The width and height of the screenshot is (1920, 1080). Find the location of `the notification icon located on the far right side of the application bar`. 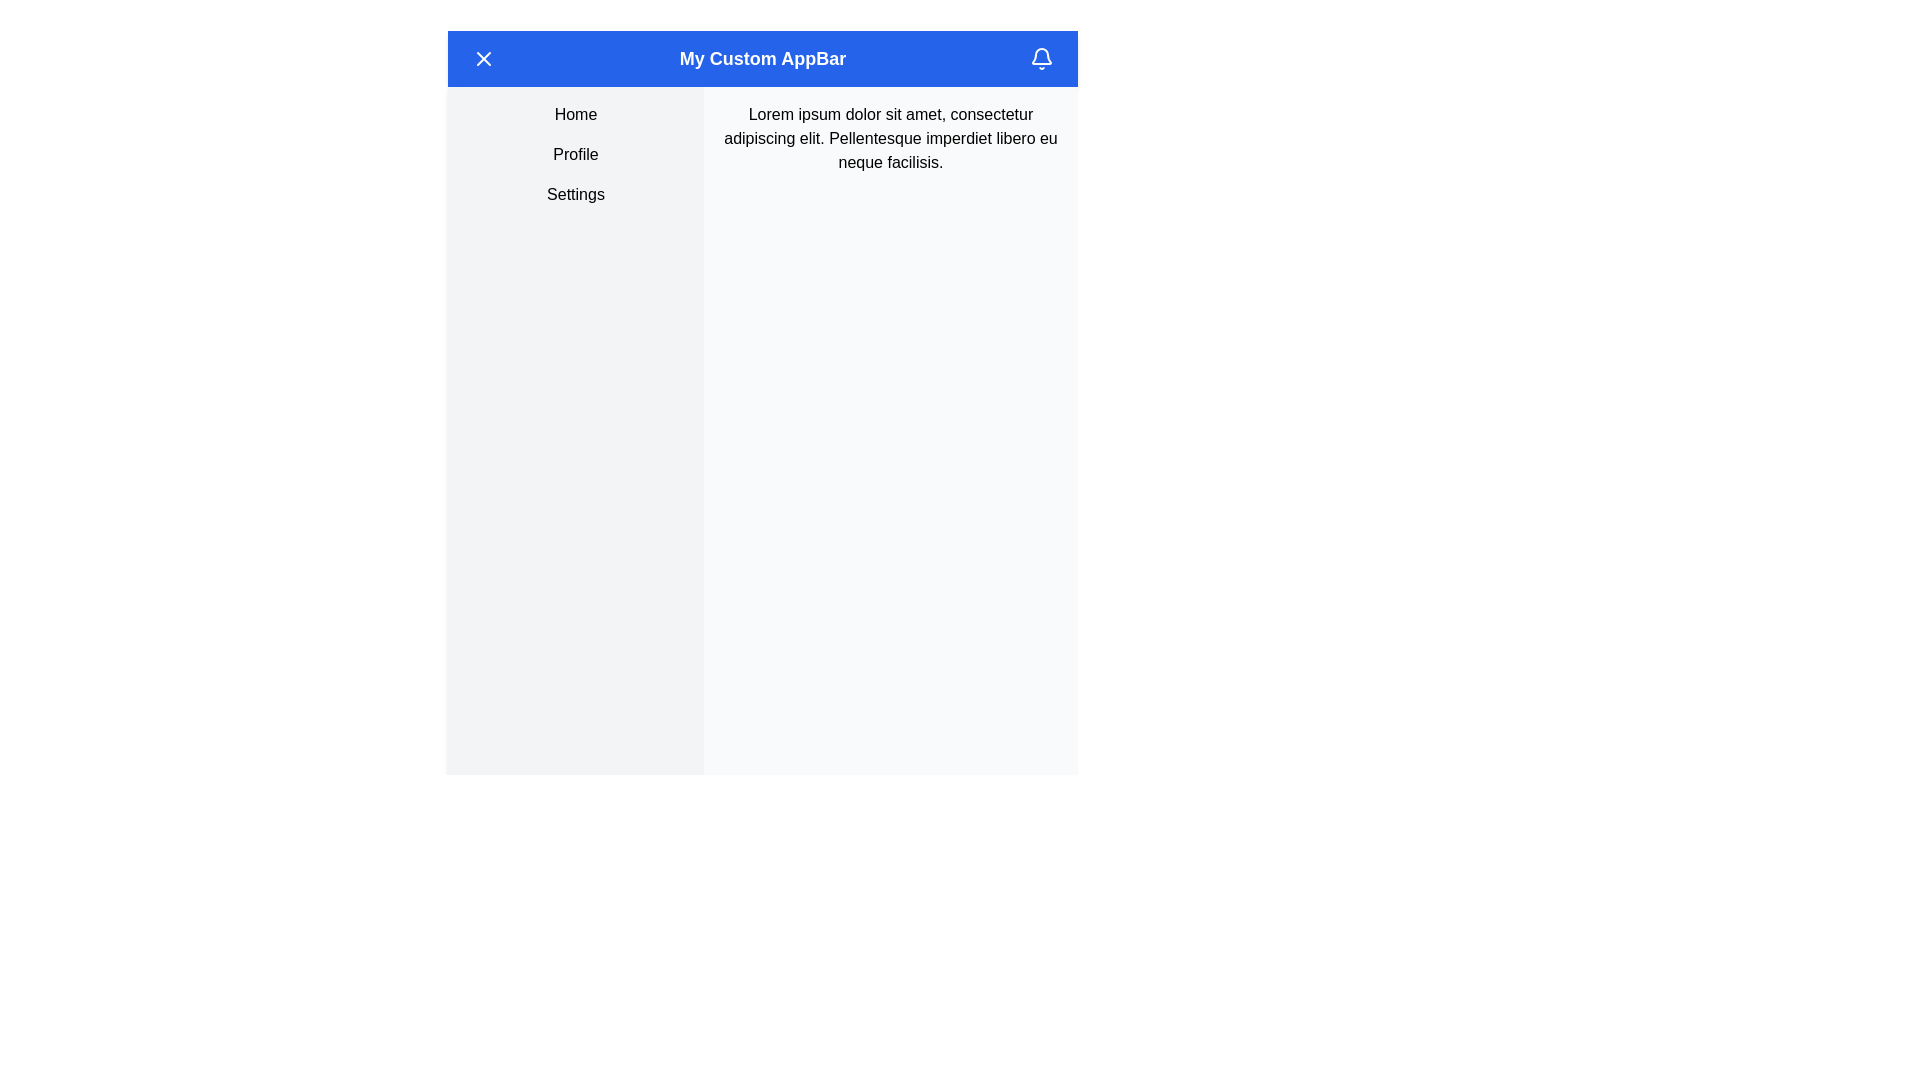

the notification icon located on the far right side of the application bar is located at coordinates (1040, 57).